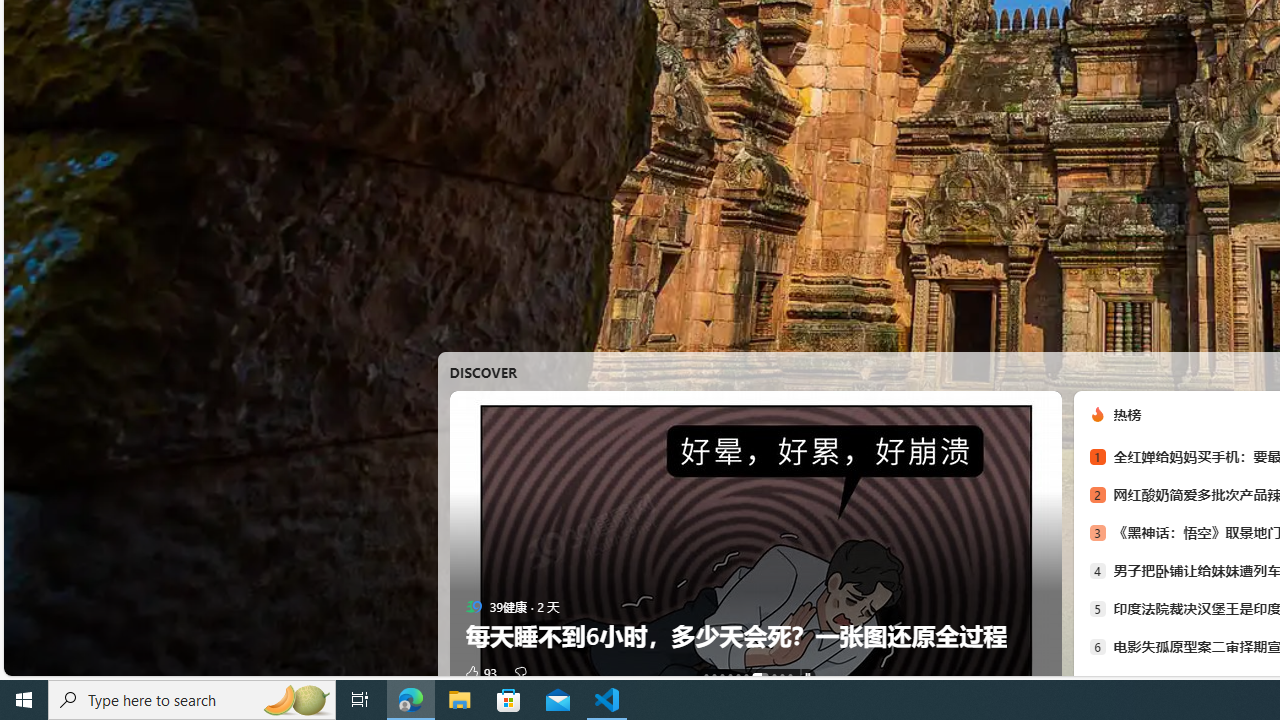 The image size is (1280, 720). I want to click on 'AutomationID: tab-8', so click(781, 675).